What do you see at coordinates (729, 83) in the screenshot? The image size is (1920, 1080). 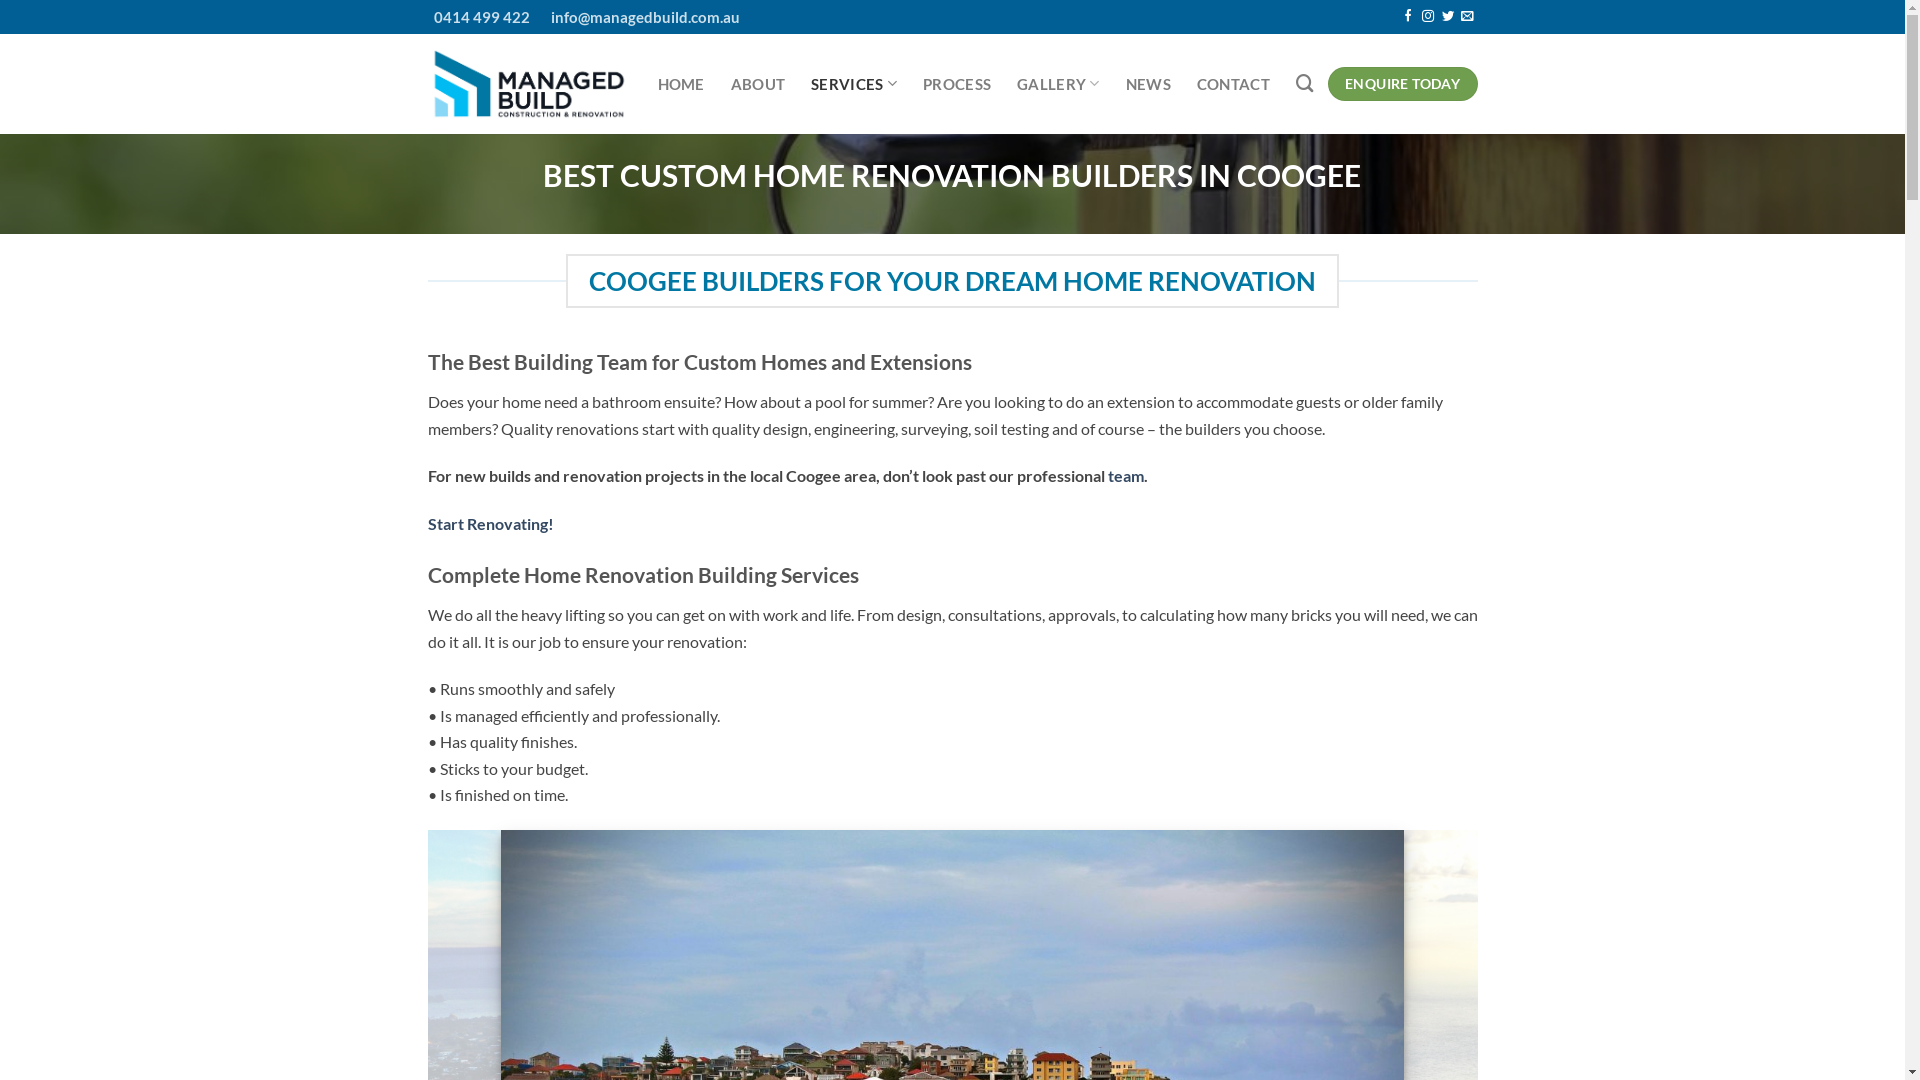 I see `'ABOUT'` at bounding box center [729, 83].